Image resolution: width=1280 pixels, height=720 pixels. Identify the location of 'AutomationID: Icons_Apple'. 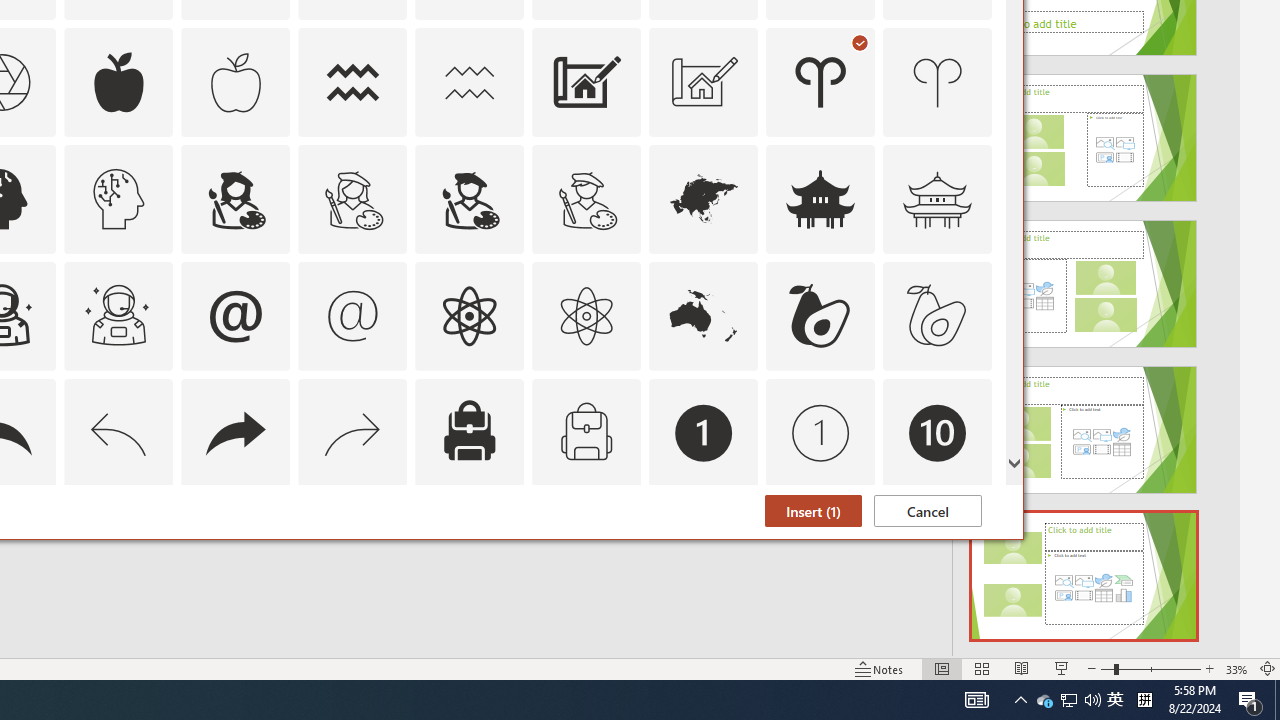
(118, 81).